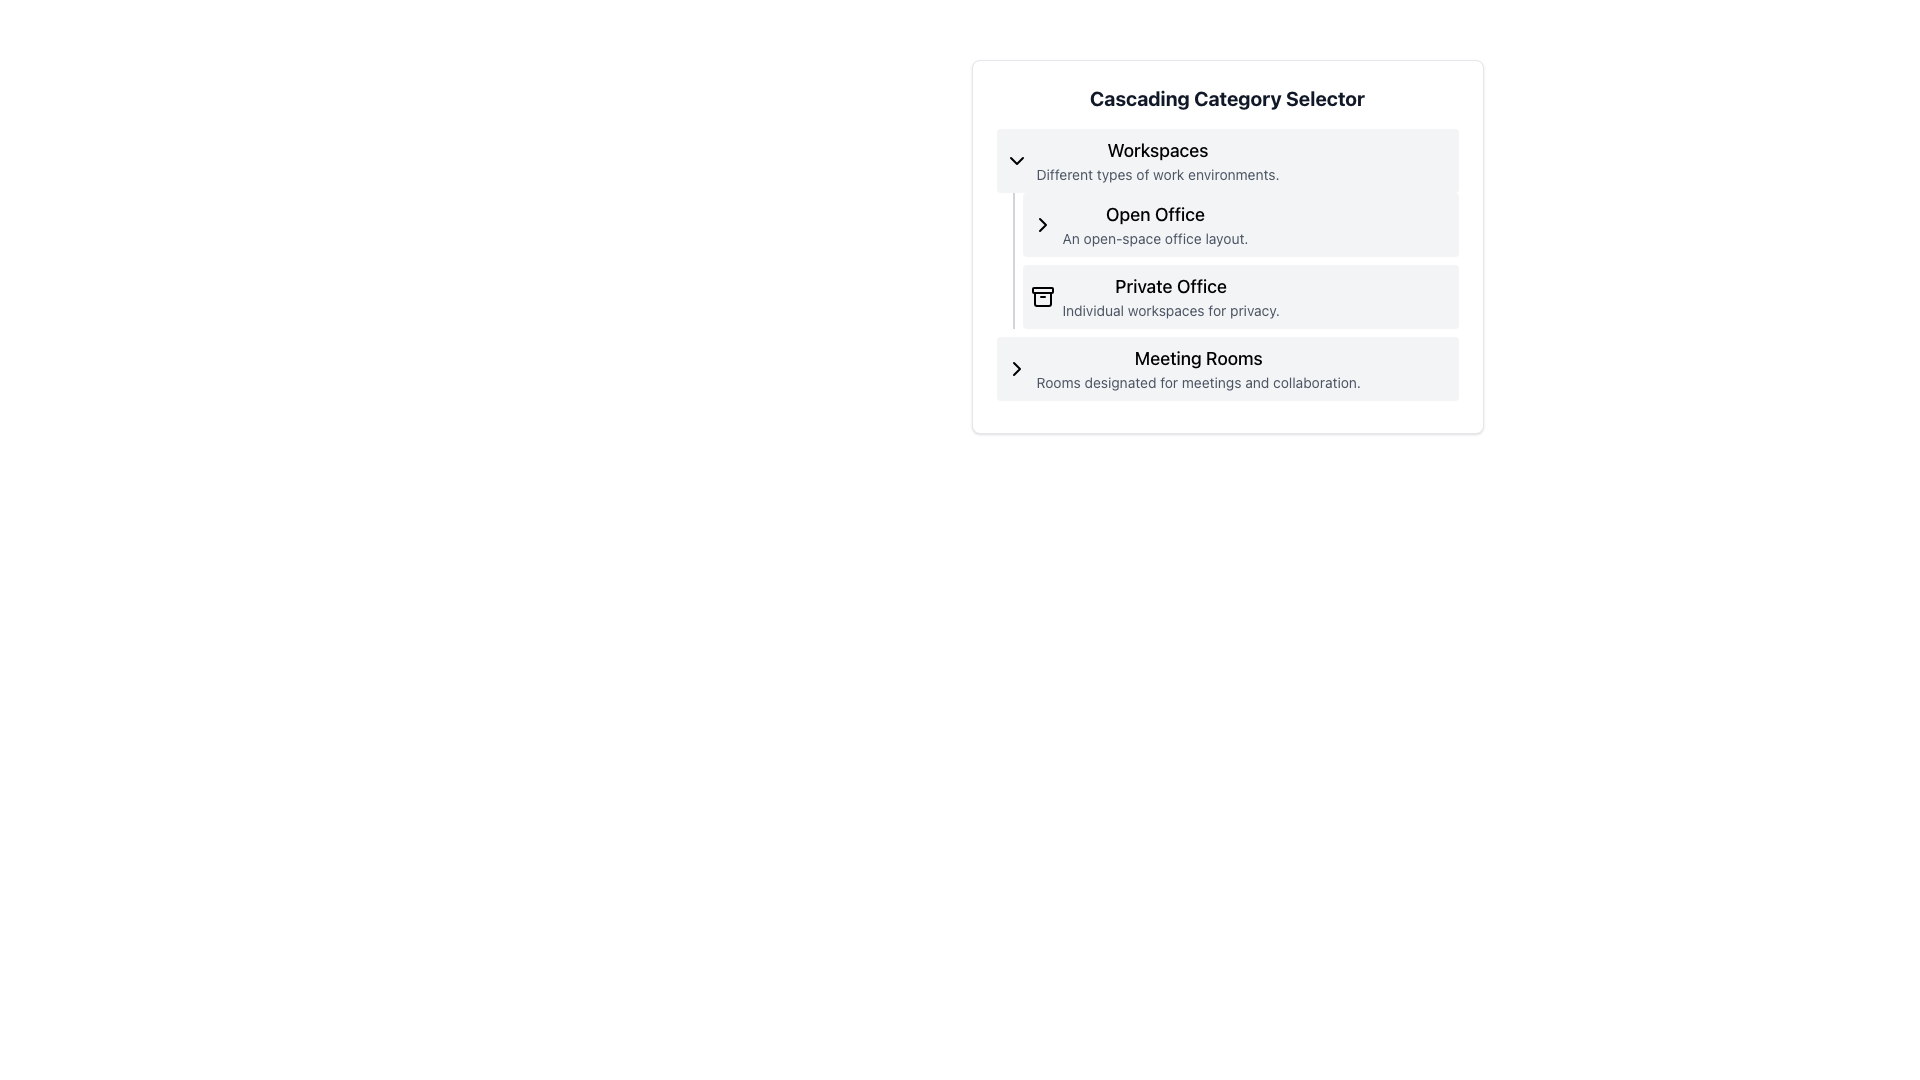 Image resolution: width=1920 pixels, height=1080 pixels. I want to click on to select the 'Private Office' category option in the cascading selection interface, which is the second item in the 'Workspaces' category list, so click(1239, 297).